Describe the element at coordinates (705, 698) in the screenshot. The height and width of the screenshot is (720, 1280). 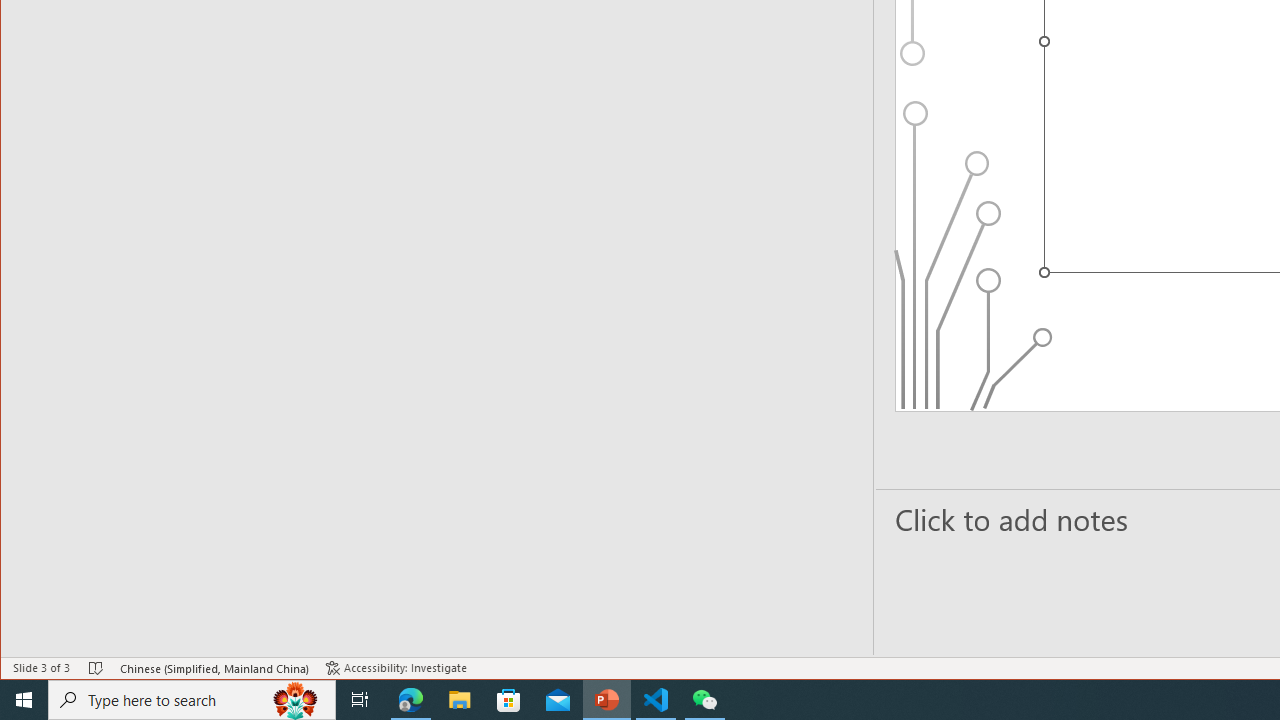
I see `'WeChat - 1 running window'` at that location.